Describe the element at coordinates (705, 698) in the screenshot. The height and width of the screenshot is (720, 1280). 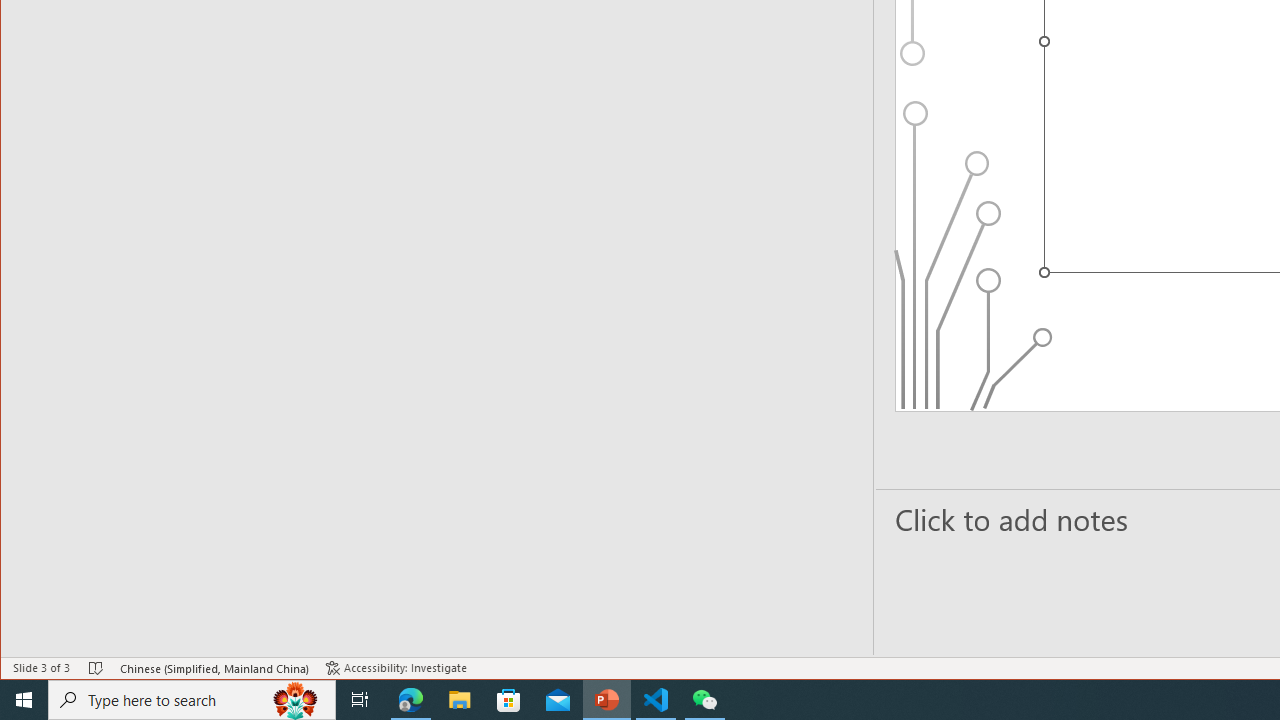
I see `'WeChat - 1 running window'` at that location.